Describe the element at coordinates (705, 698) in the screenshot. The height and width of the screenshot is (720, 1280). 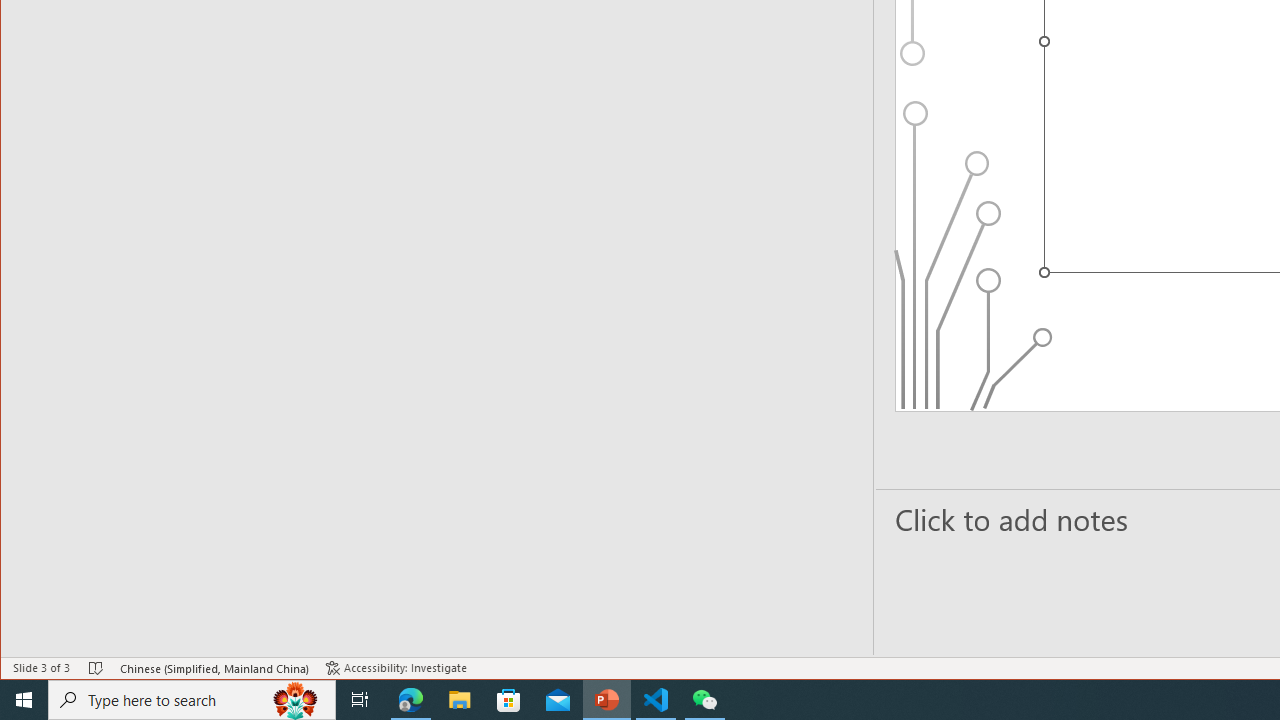
I see `'WeChat - 1 running window'` at that location.